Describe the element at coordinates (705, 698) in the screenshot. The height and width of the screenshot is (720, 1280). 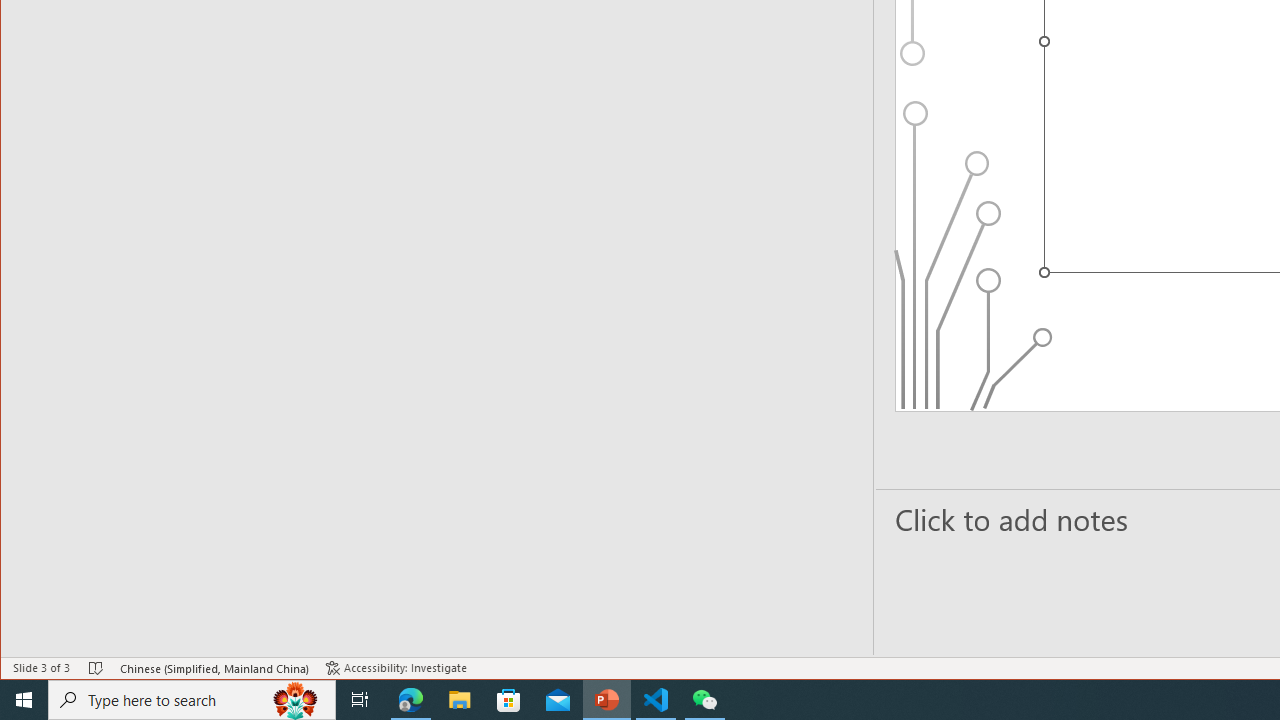
I see `'WeChat - 1 running window'` at that location.